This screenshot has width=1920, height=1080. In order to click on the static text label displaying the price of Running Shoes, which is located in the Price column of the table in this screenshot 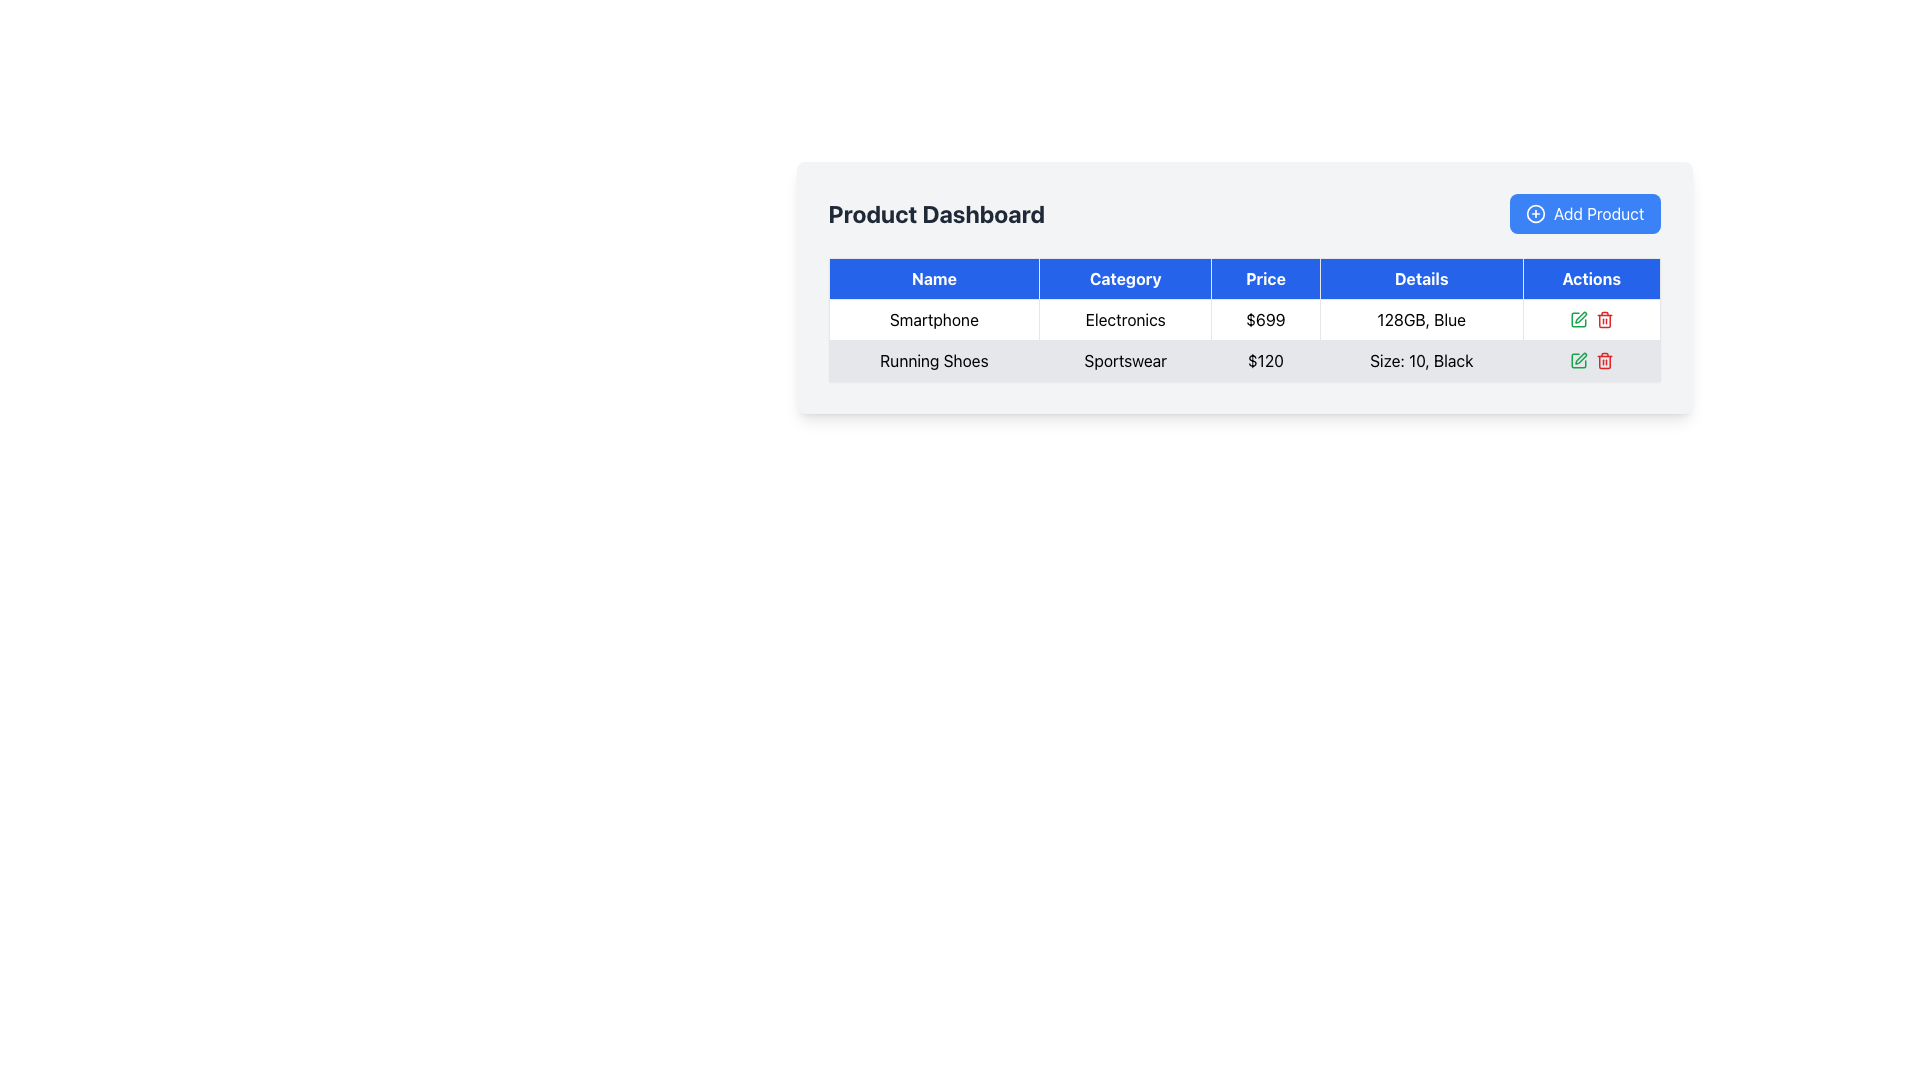, I will do `click(1264, 361)`.